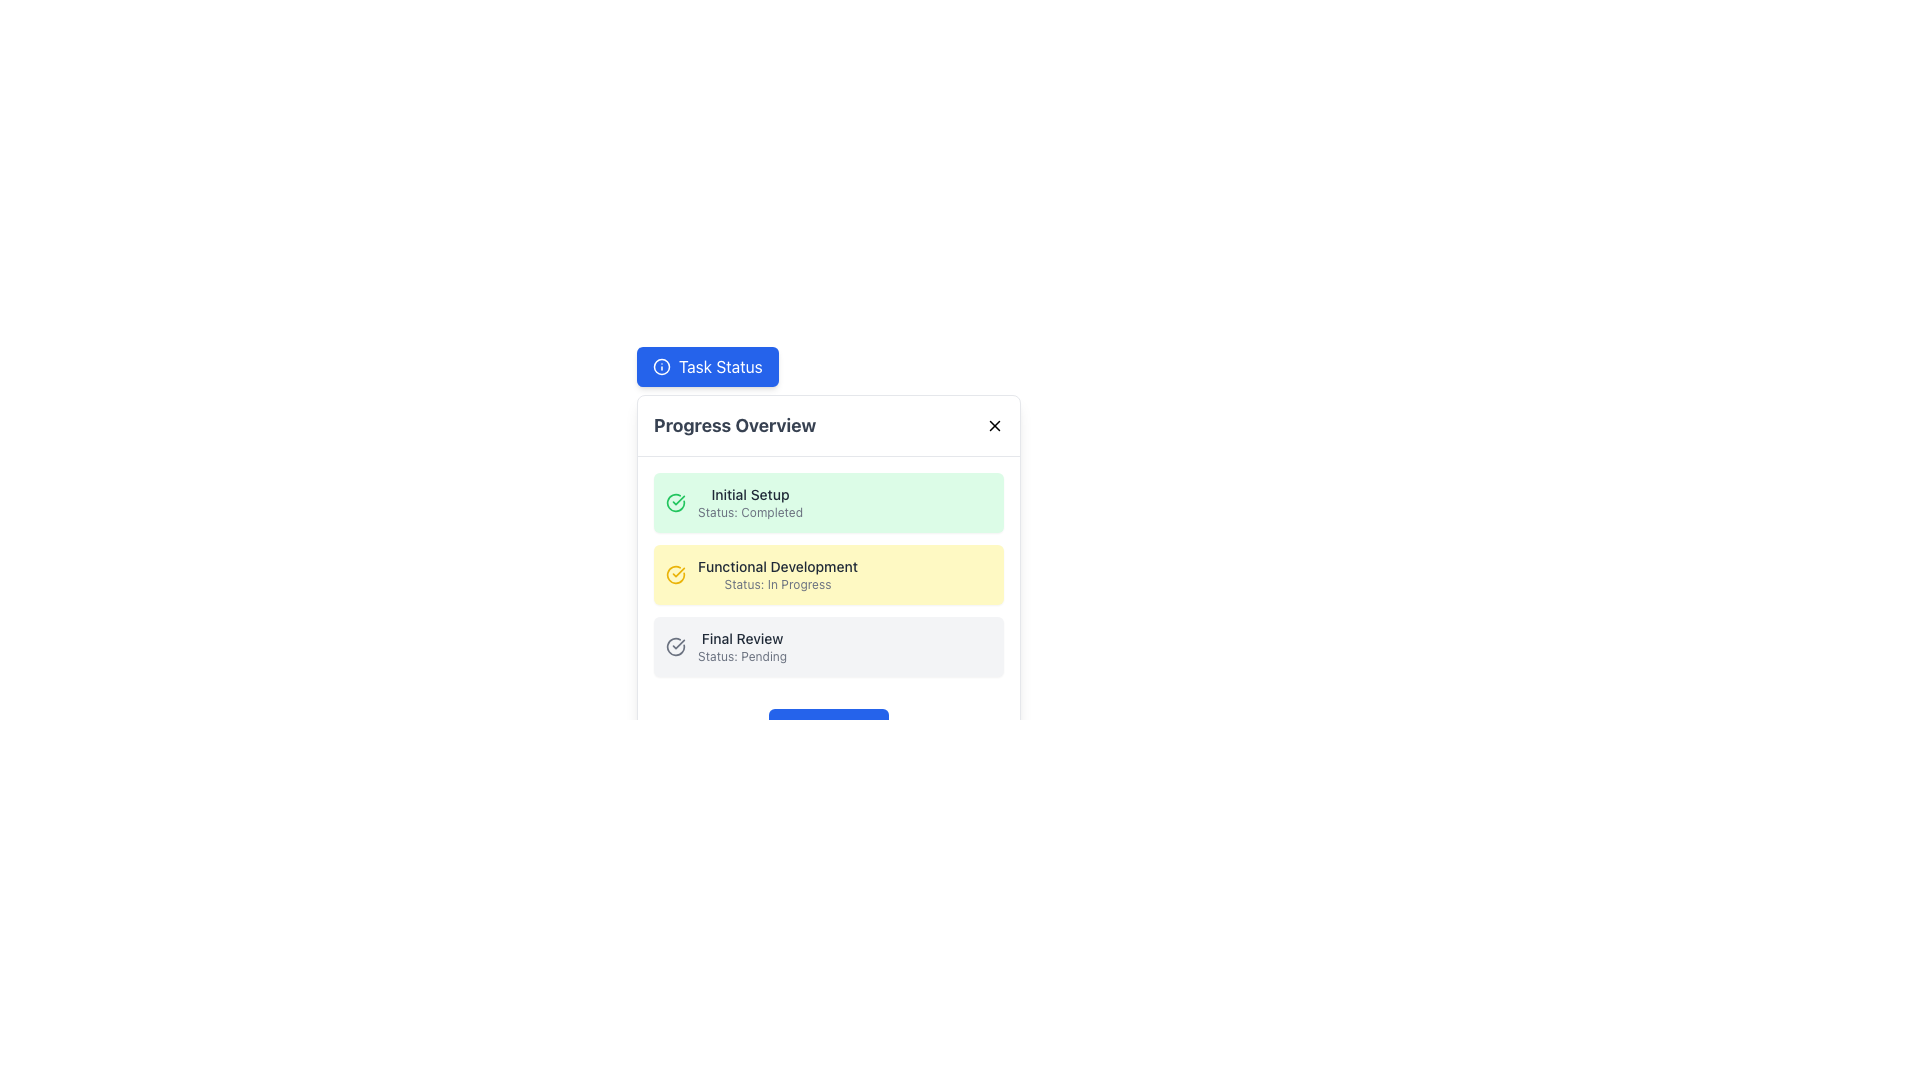 Image resolution: width=1920 pixels, height=1080 pixels. What do you see at coordinates (749, 494) in the screenshot?
I see `the 'Initial Setup' text element styled in a small font within a light green rectangular section, indicating completed status` at bounding box center [749, 494].